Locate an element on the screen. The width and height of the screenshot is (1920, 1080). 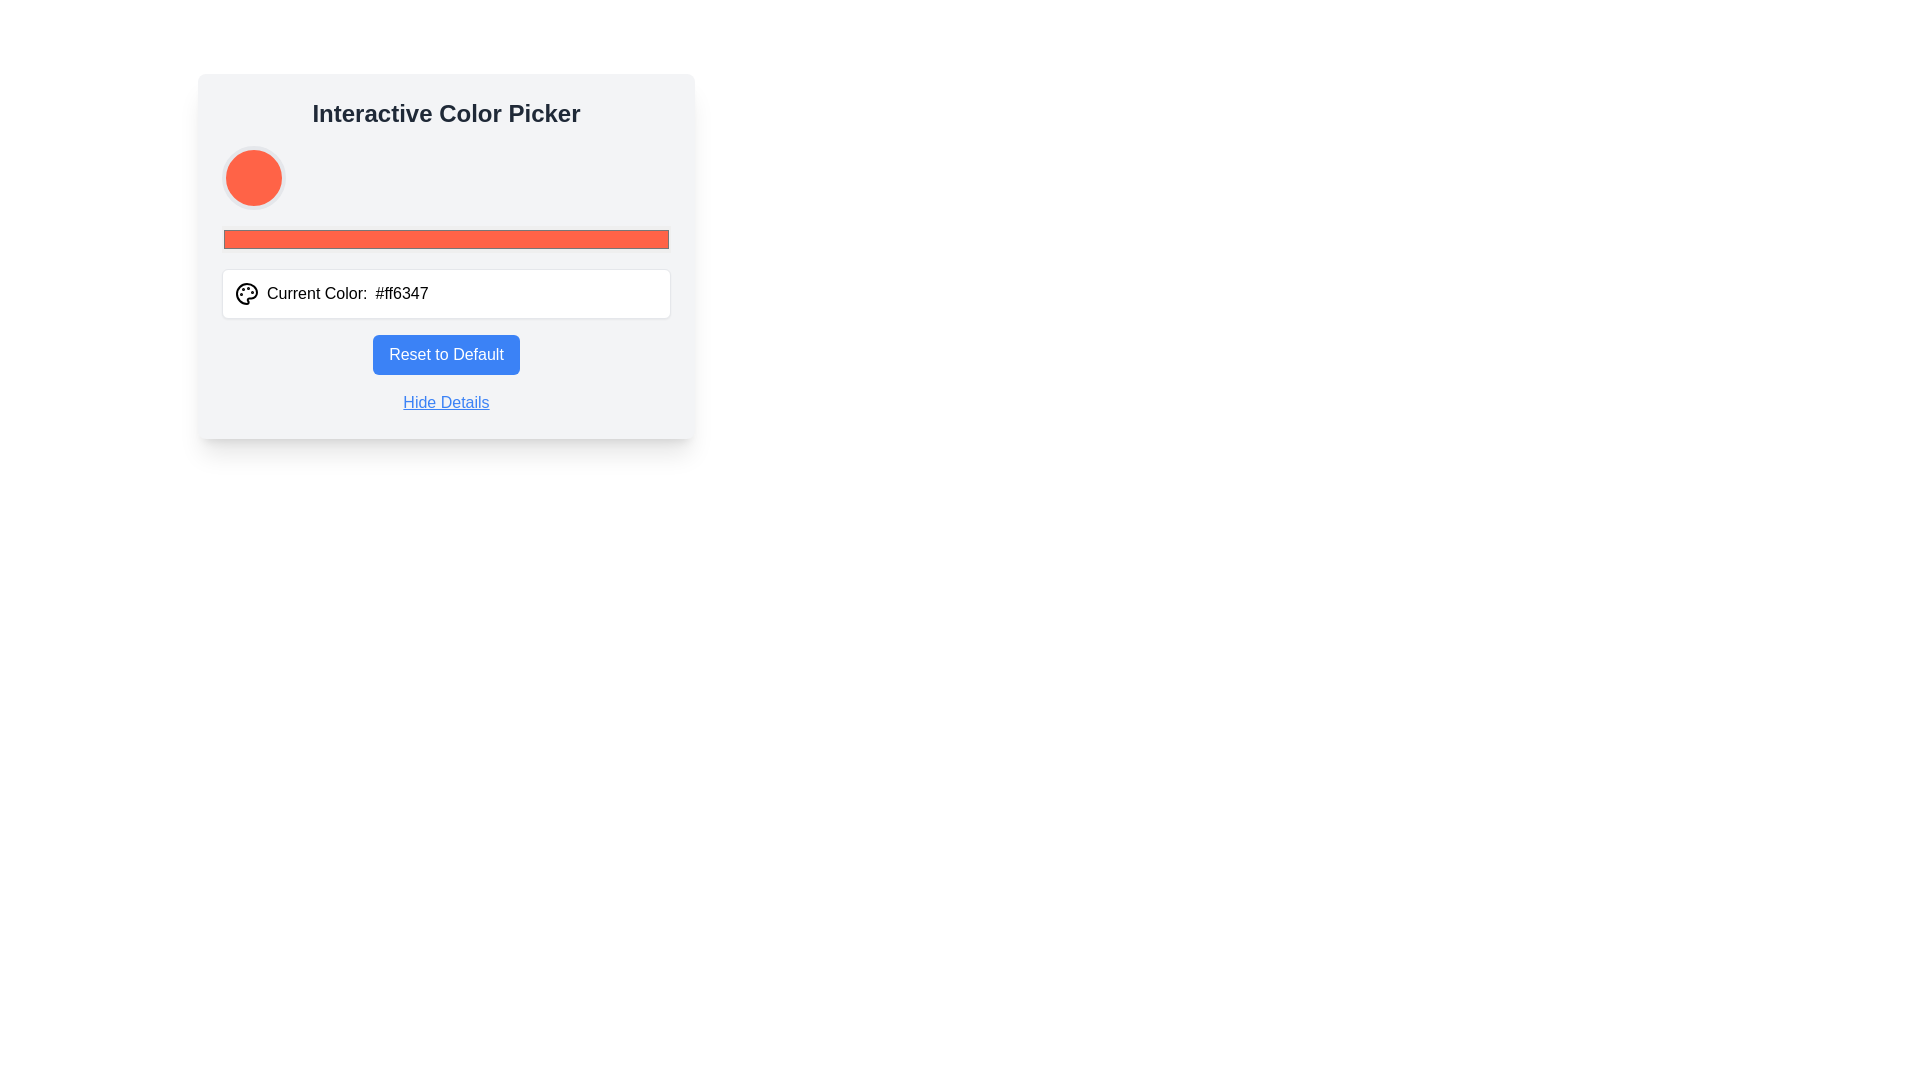
the slider value is located at coordinates (283, 238).